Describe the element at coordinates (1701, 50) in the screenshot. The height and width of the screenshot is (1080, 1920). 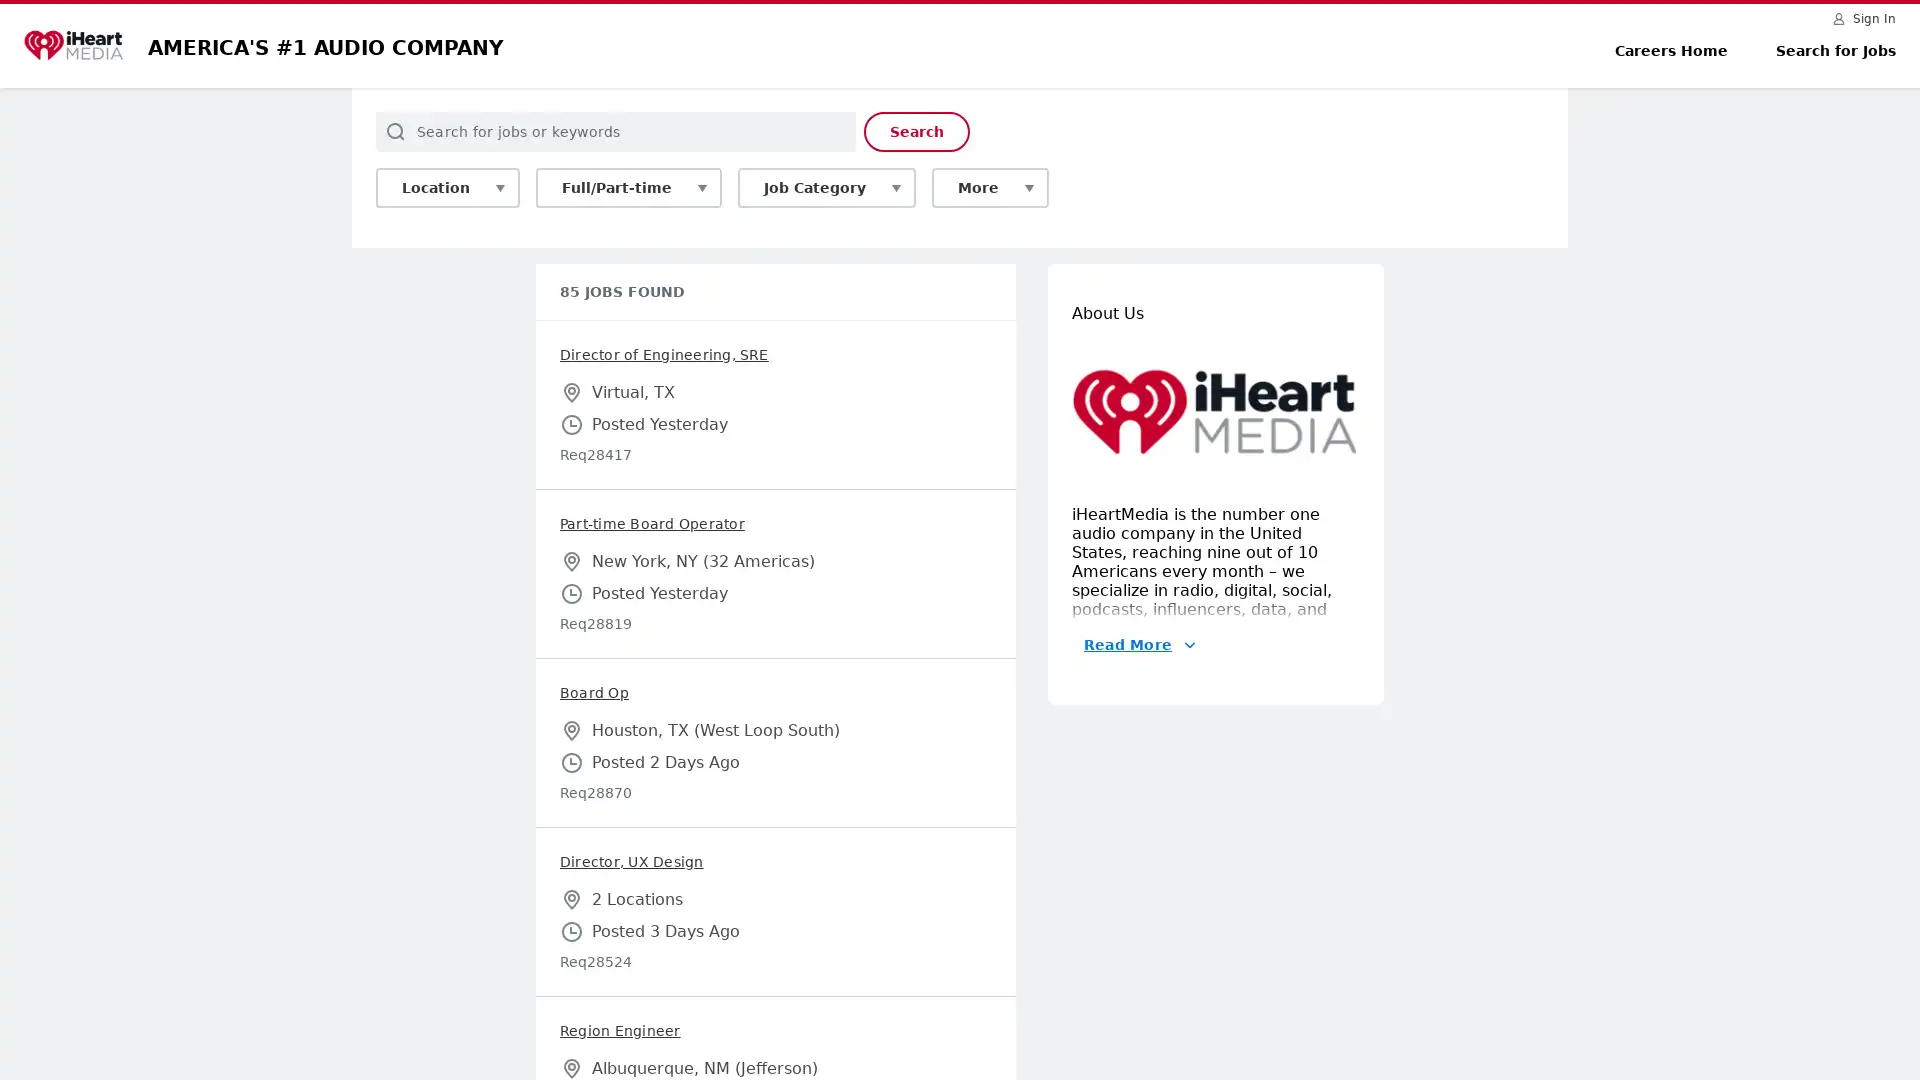
I see `Careers Home` at that location.